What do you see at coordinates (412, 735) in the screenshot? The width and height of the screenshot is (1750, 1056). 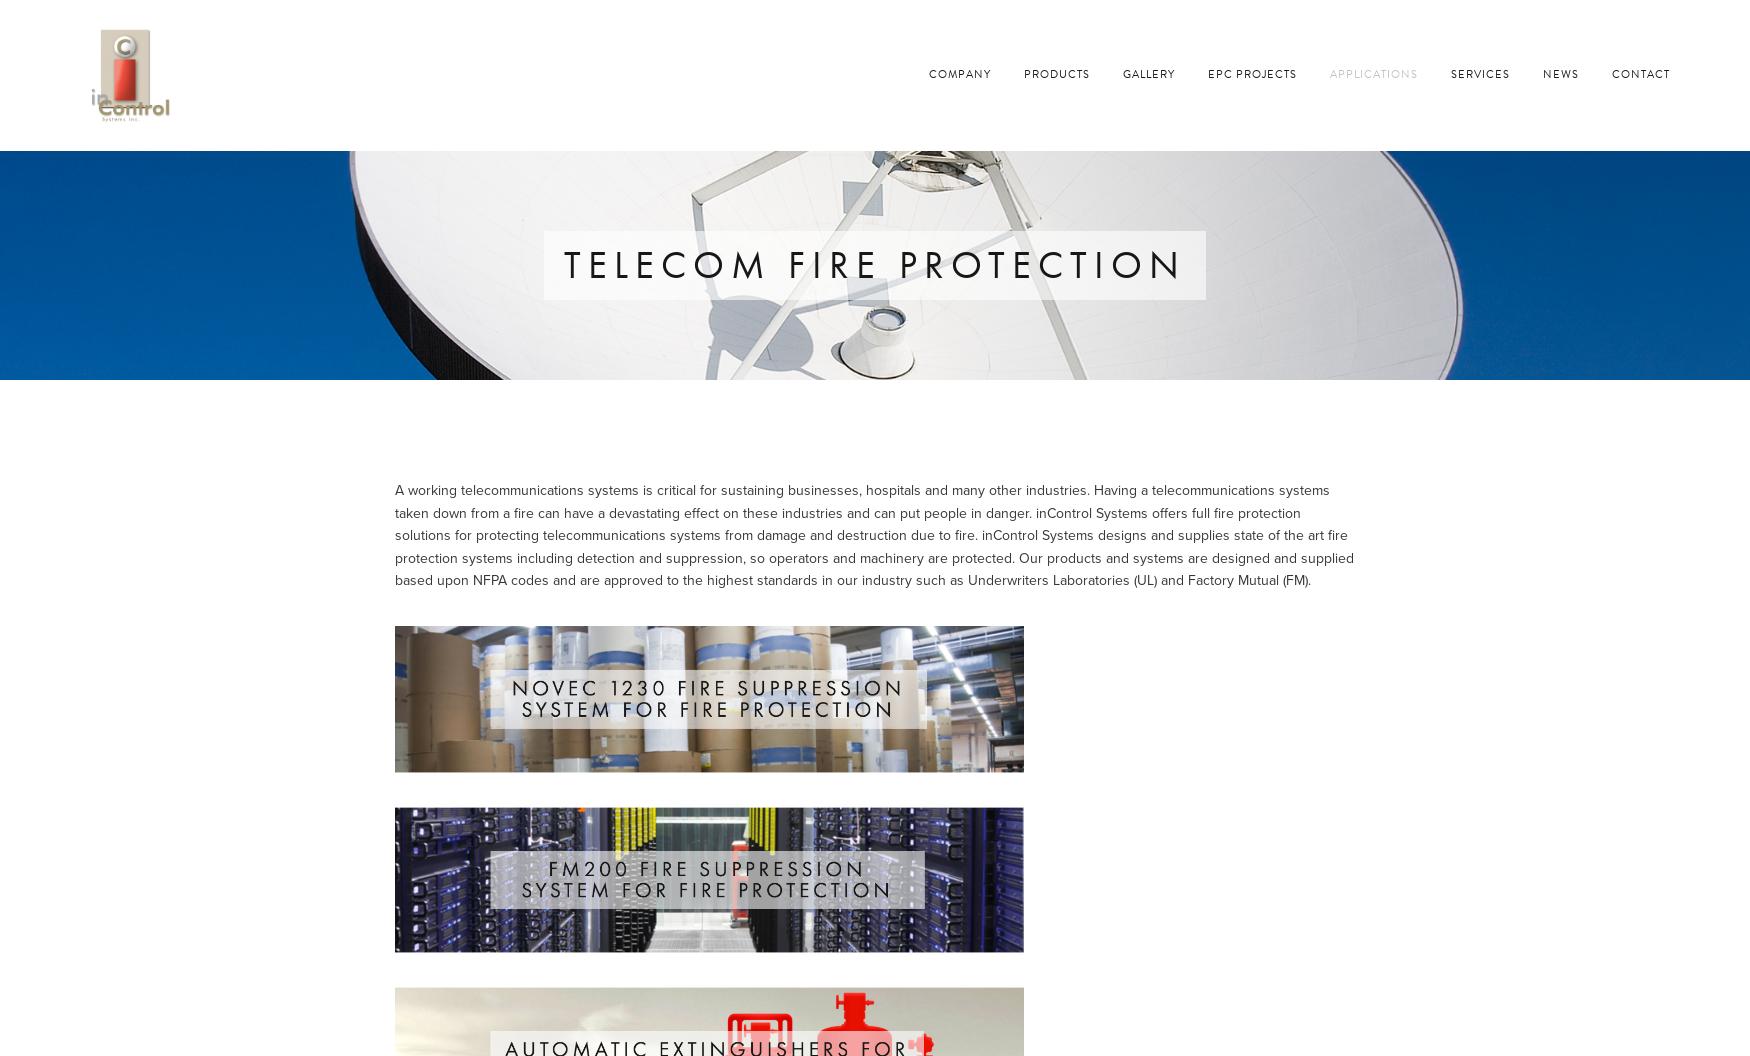 I see `'NOVEC 1230 CLEAN AGENT'` at bounding box center [412, 735].